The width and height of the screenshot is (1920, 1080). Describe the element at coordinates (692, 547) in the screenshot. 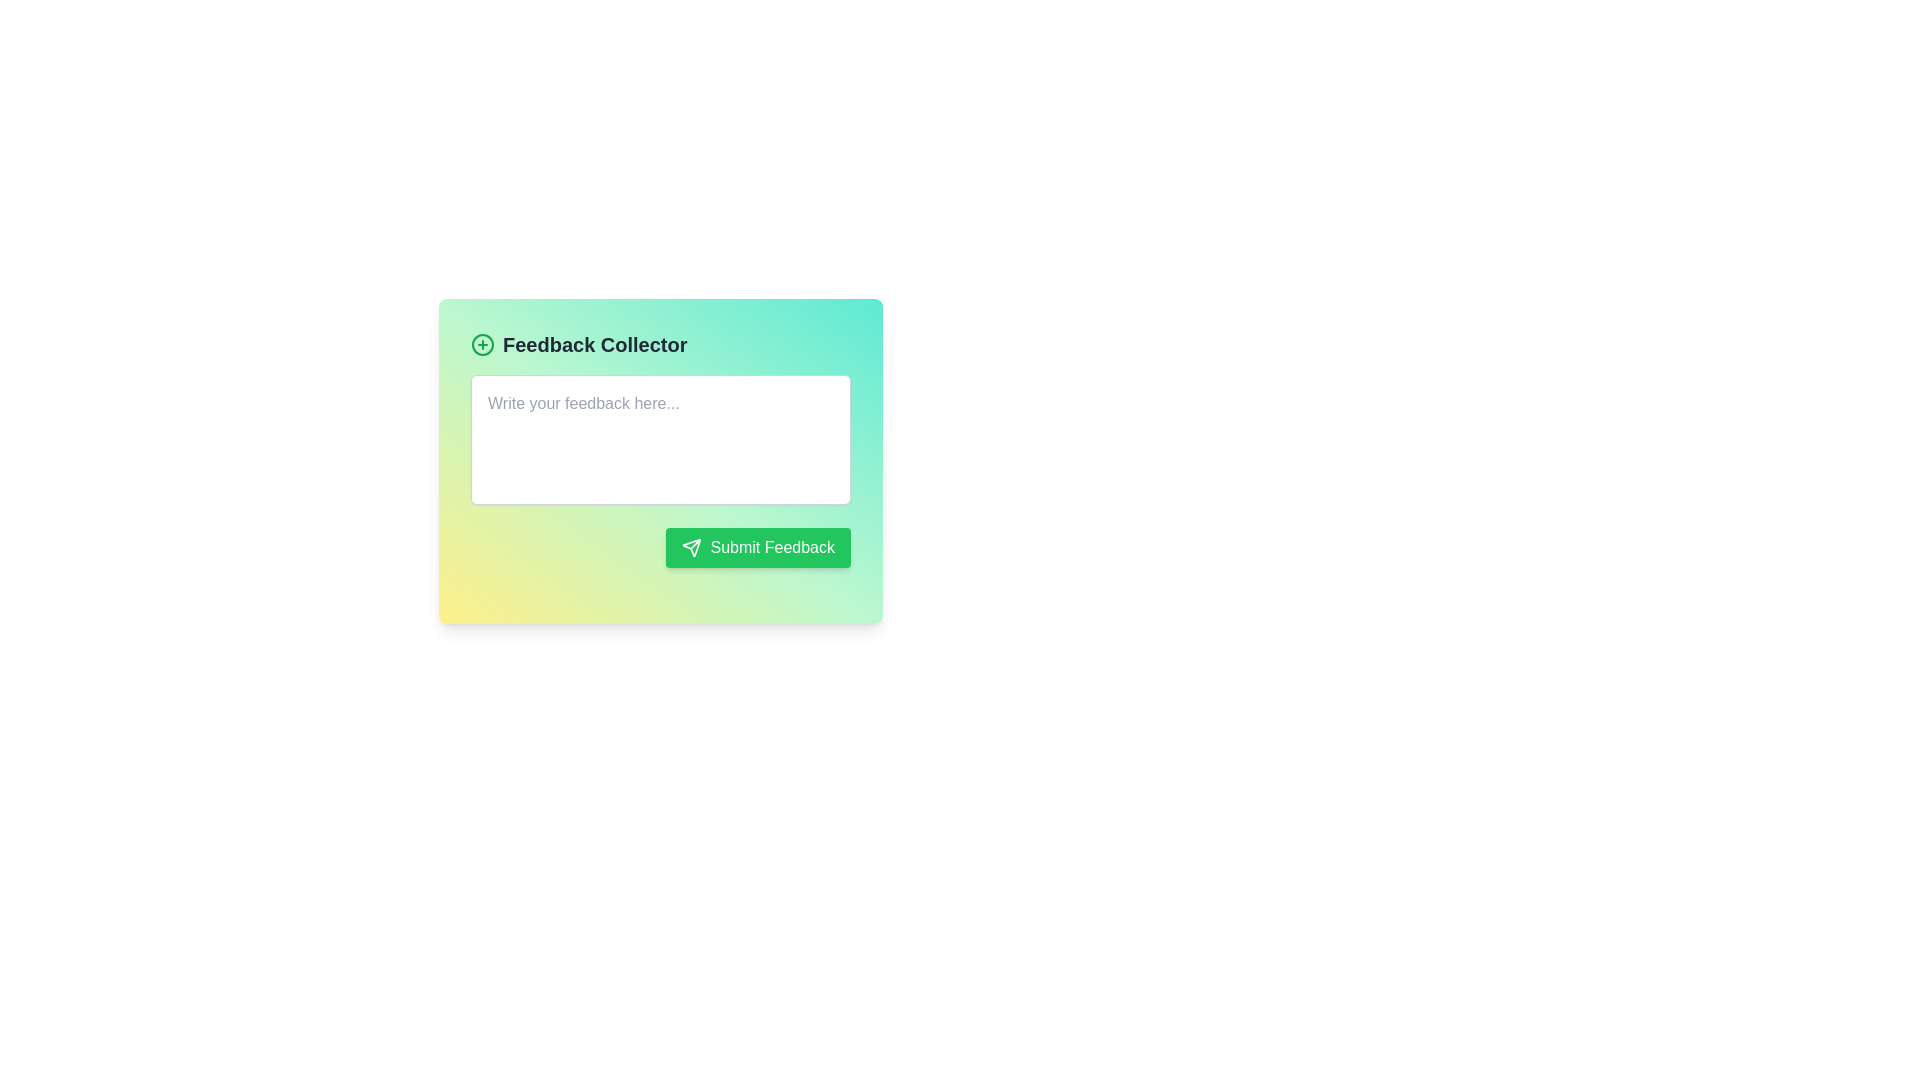

I see `the small paper plane icon located inside the 'Submit Feedback' button, positioned to the left of the text` at that location.